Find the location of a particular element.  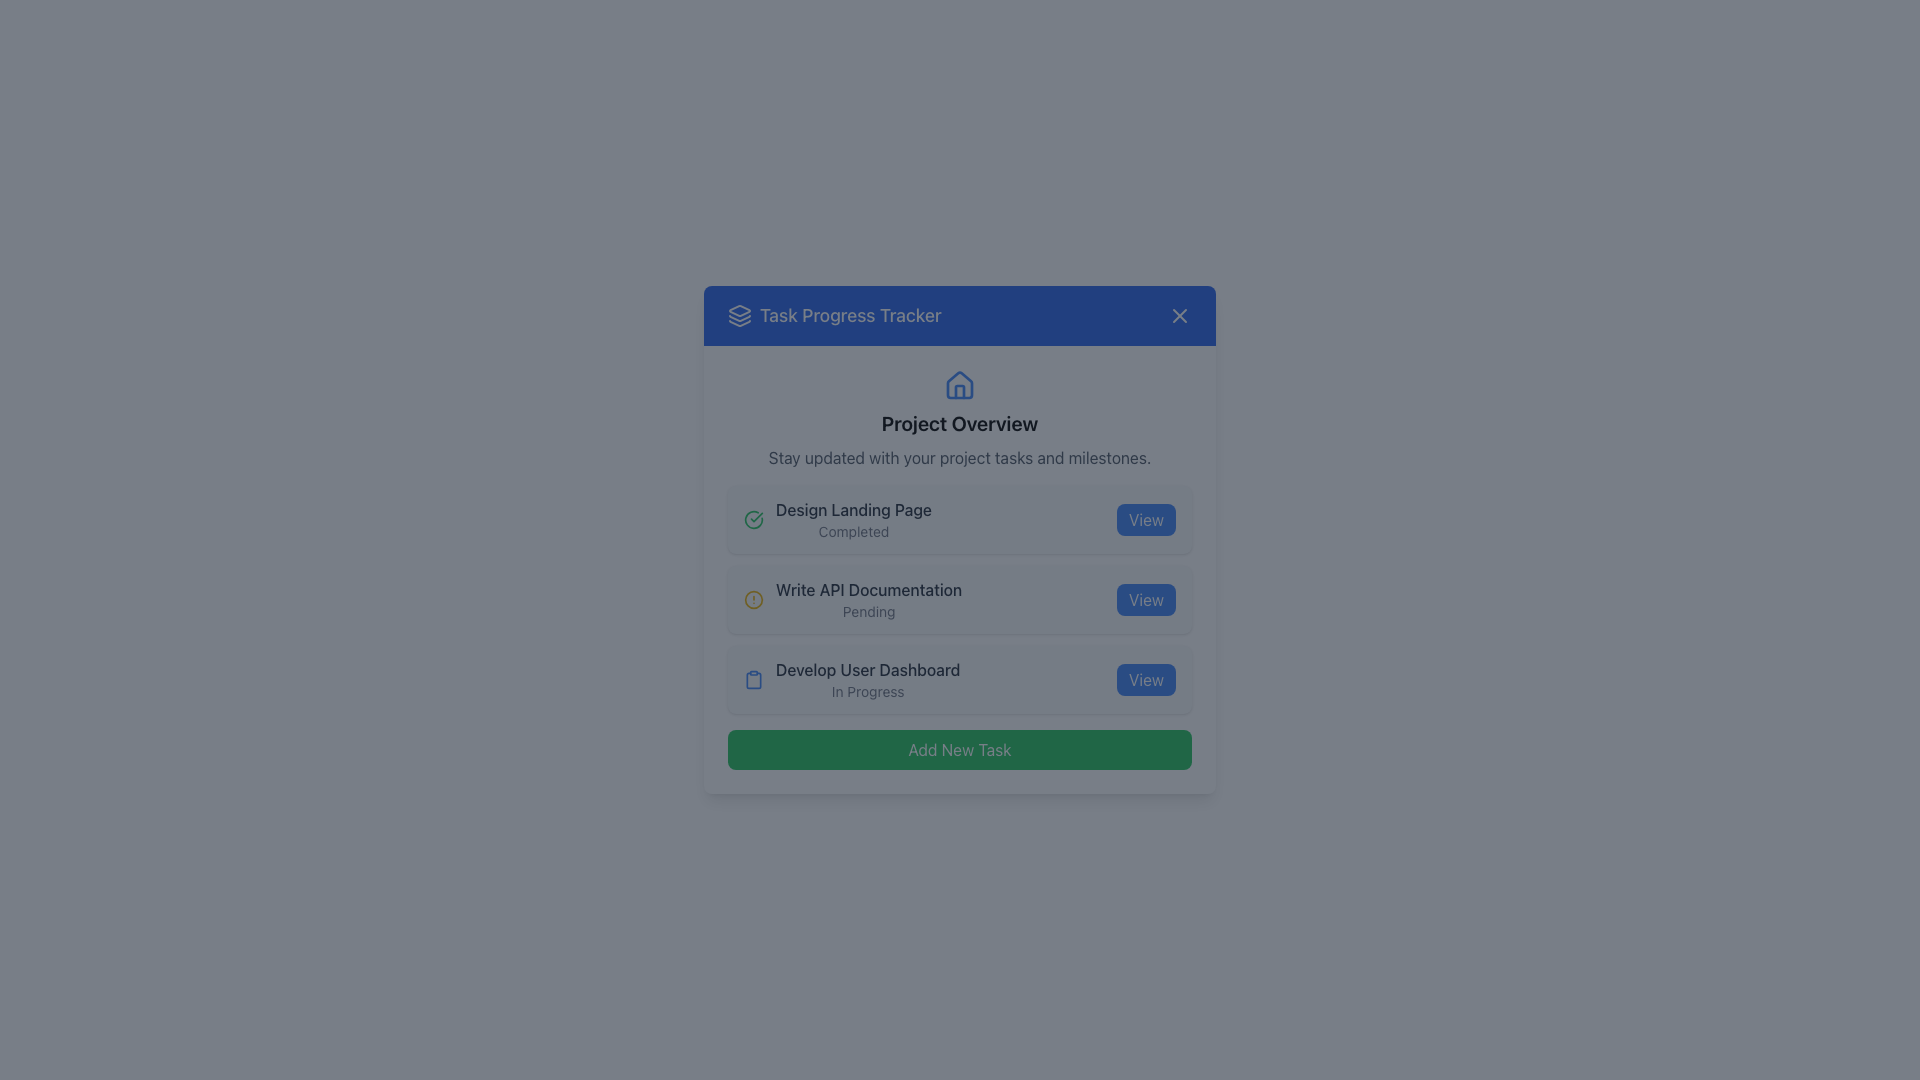

the non-interactive house icon located above the 'Project Overview' header in the card layout is located at coordinates (960, 385).